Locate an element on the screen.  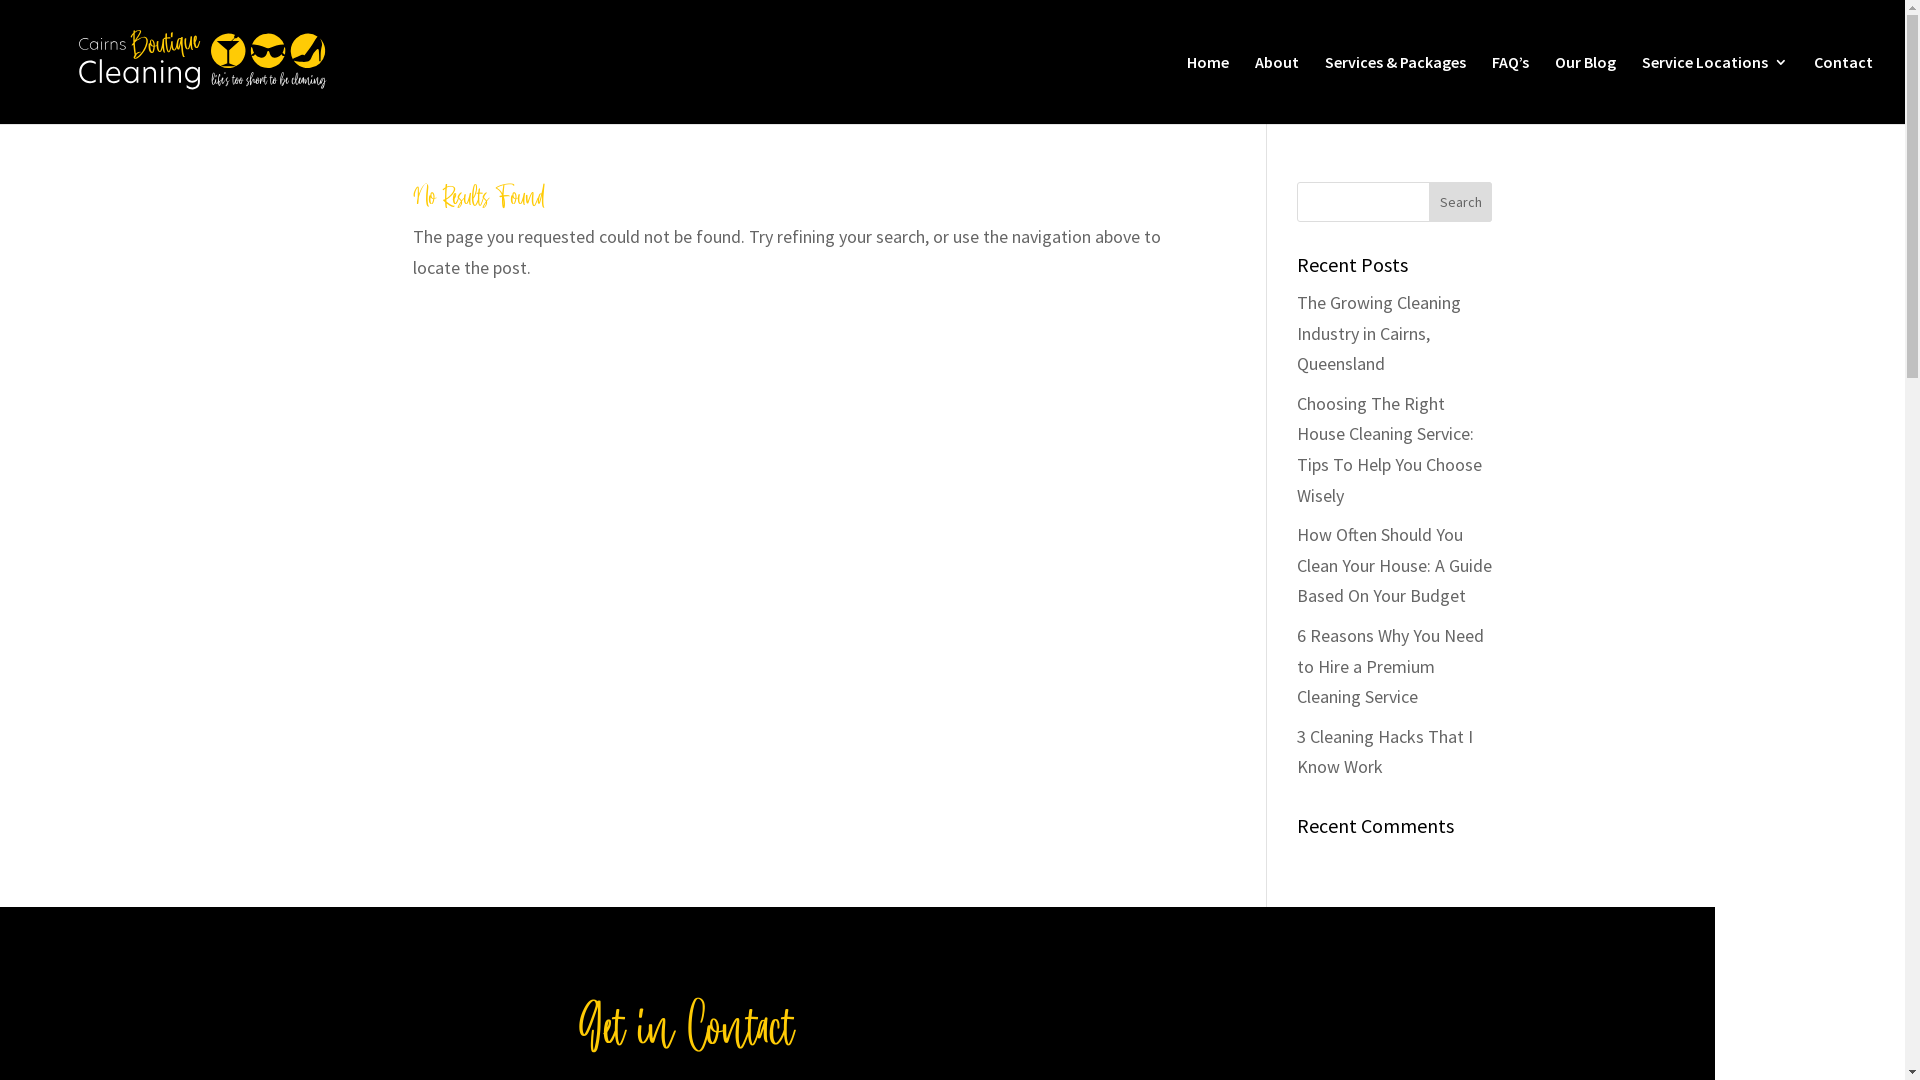
'About' is located at coordinates (1275, 88).